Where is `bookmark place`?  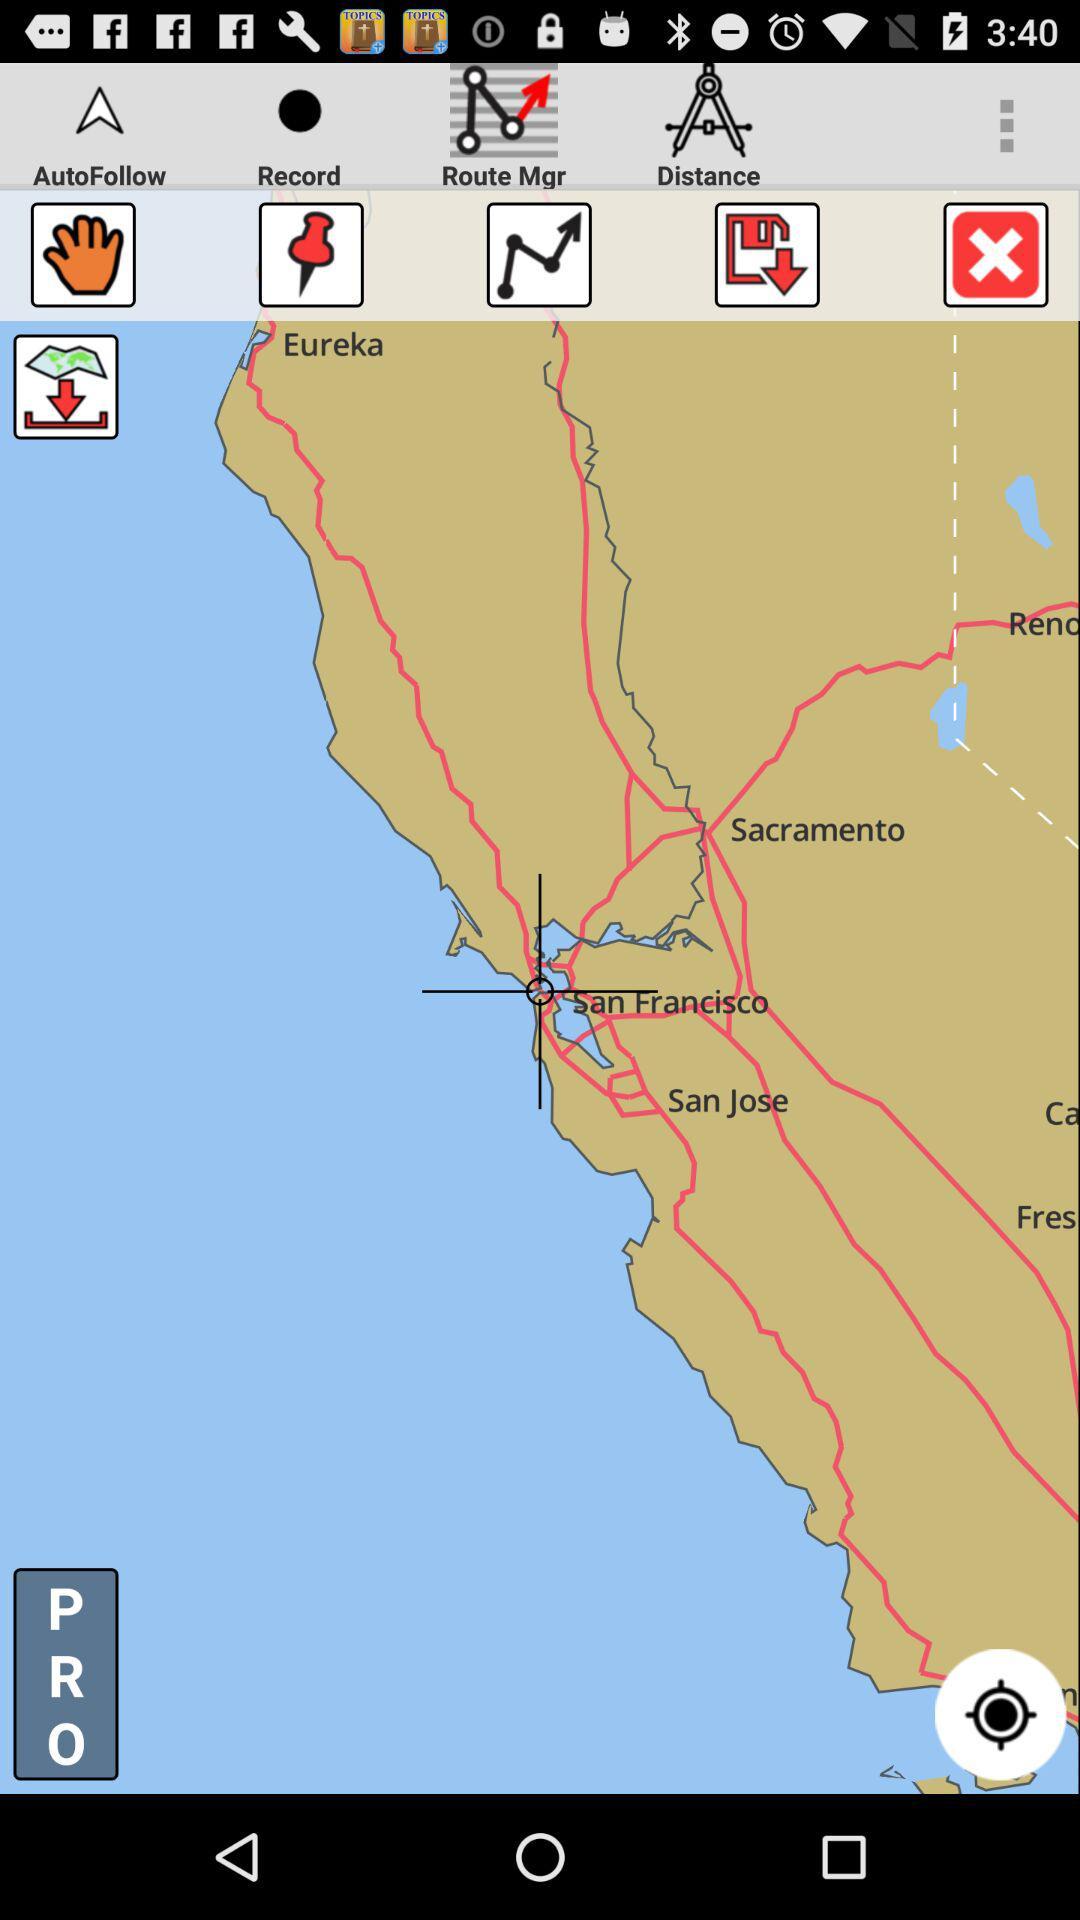 bookmark place is located at coordinates (311, 253).